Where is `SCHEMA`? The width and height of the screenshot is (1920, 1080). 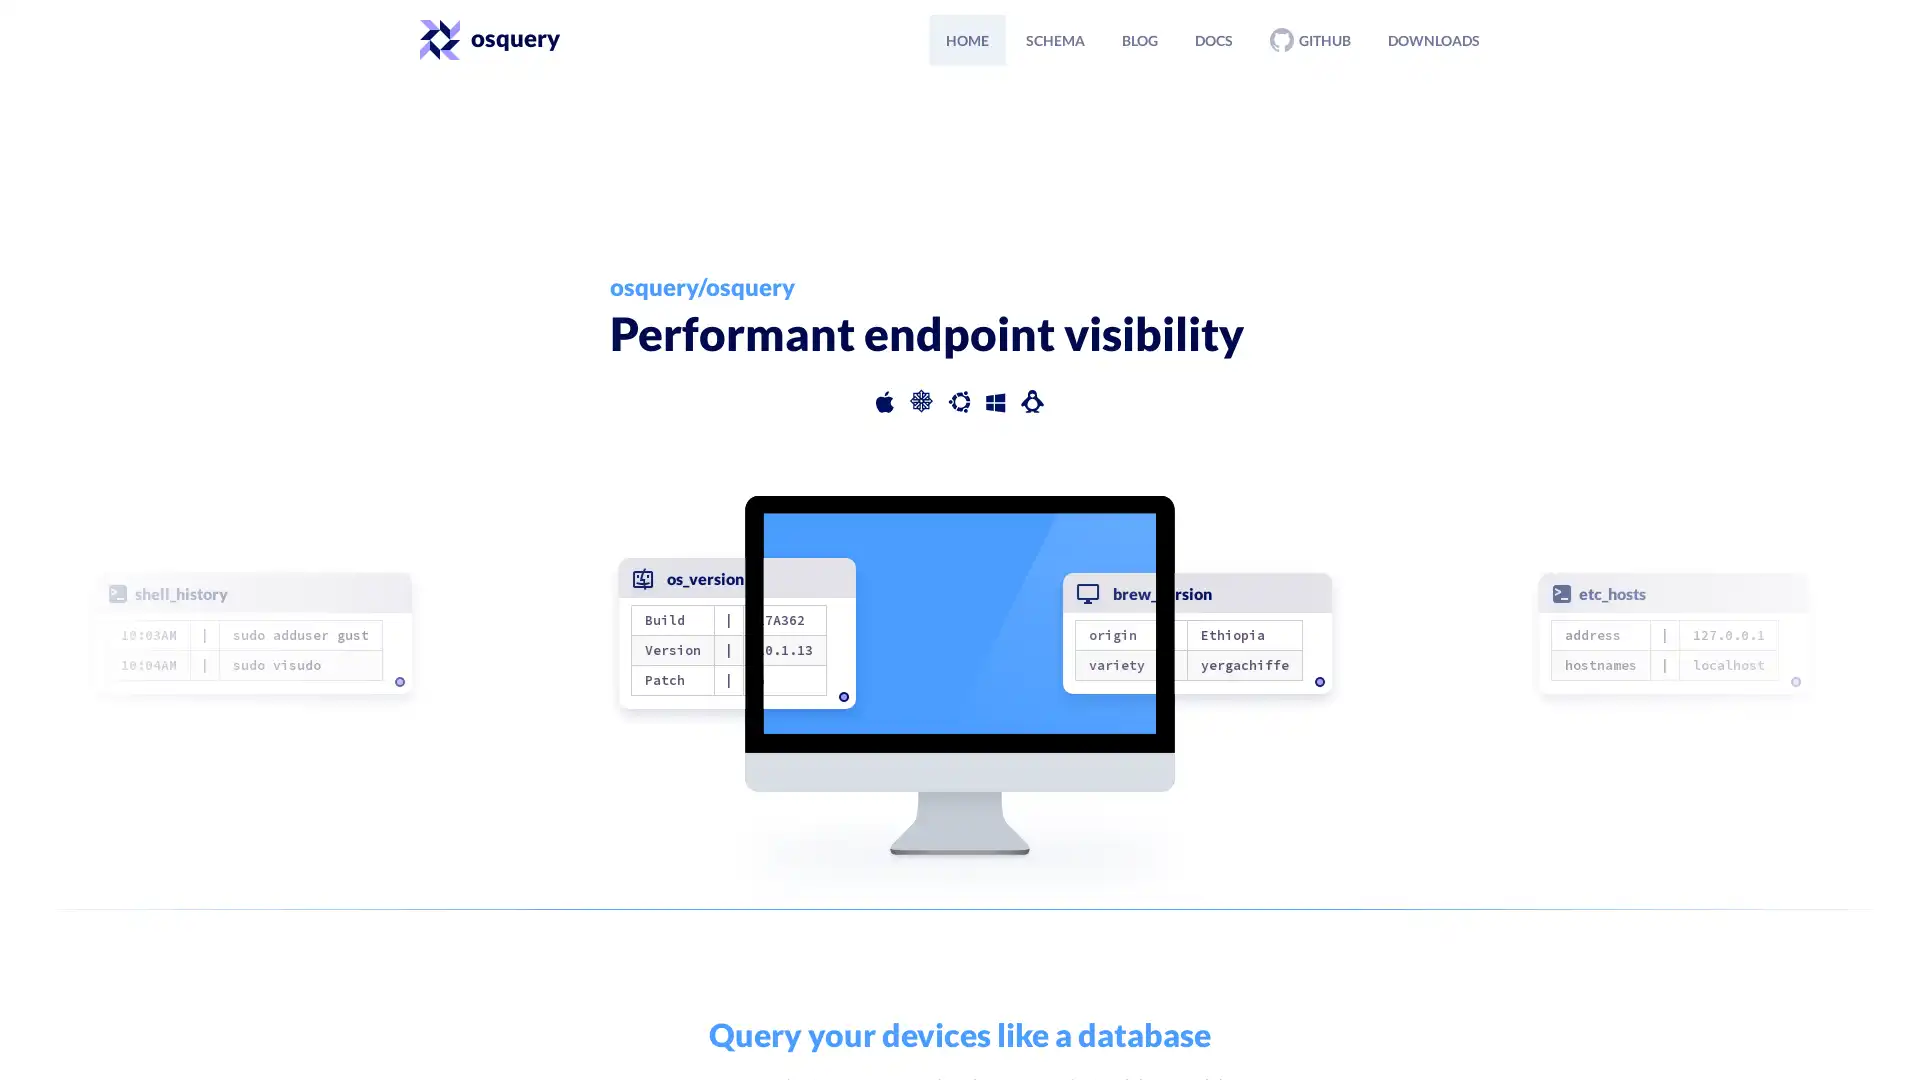
SCHEMA is located at coordinates (1054, 39).